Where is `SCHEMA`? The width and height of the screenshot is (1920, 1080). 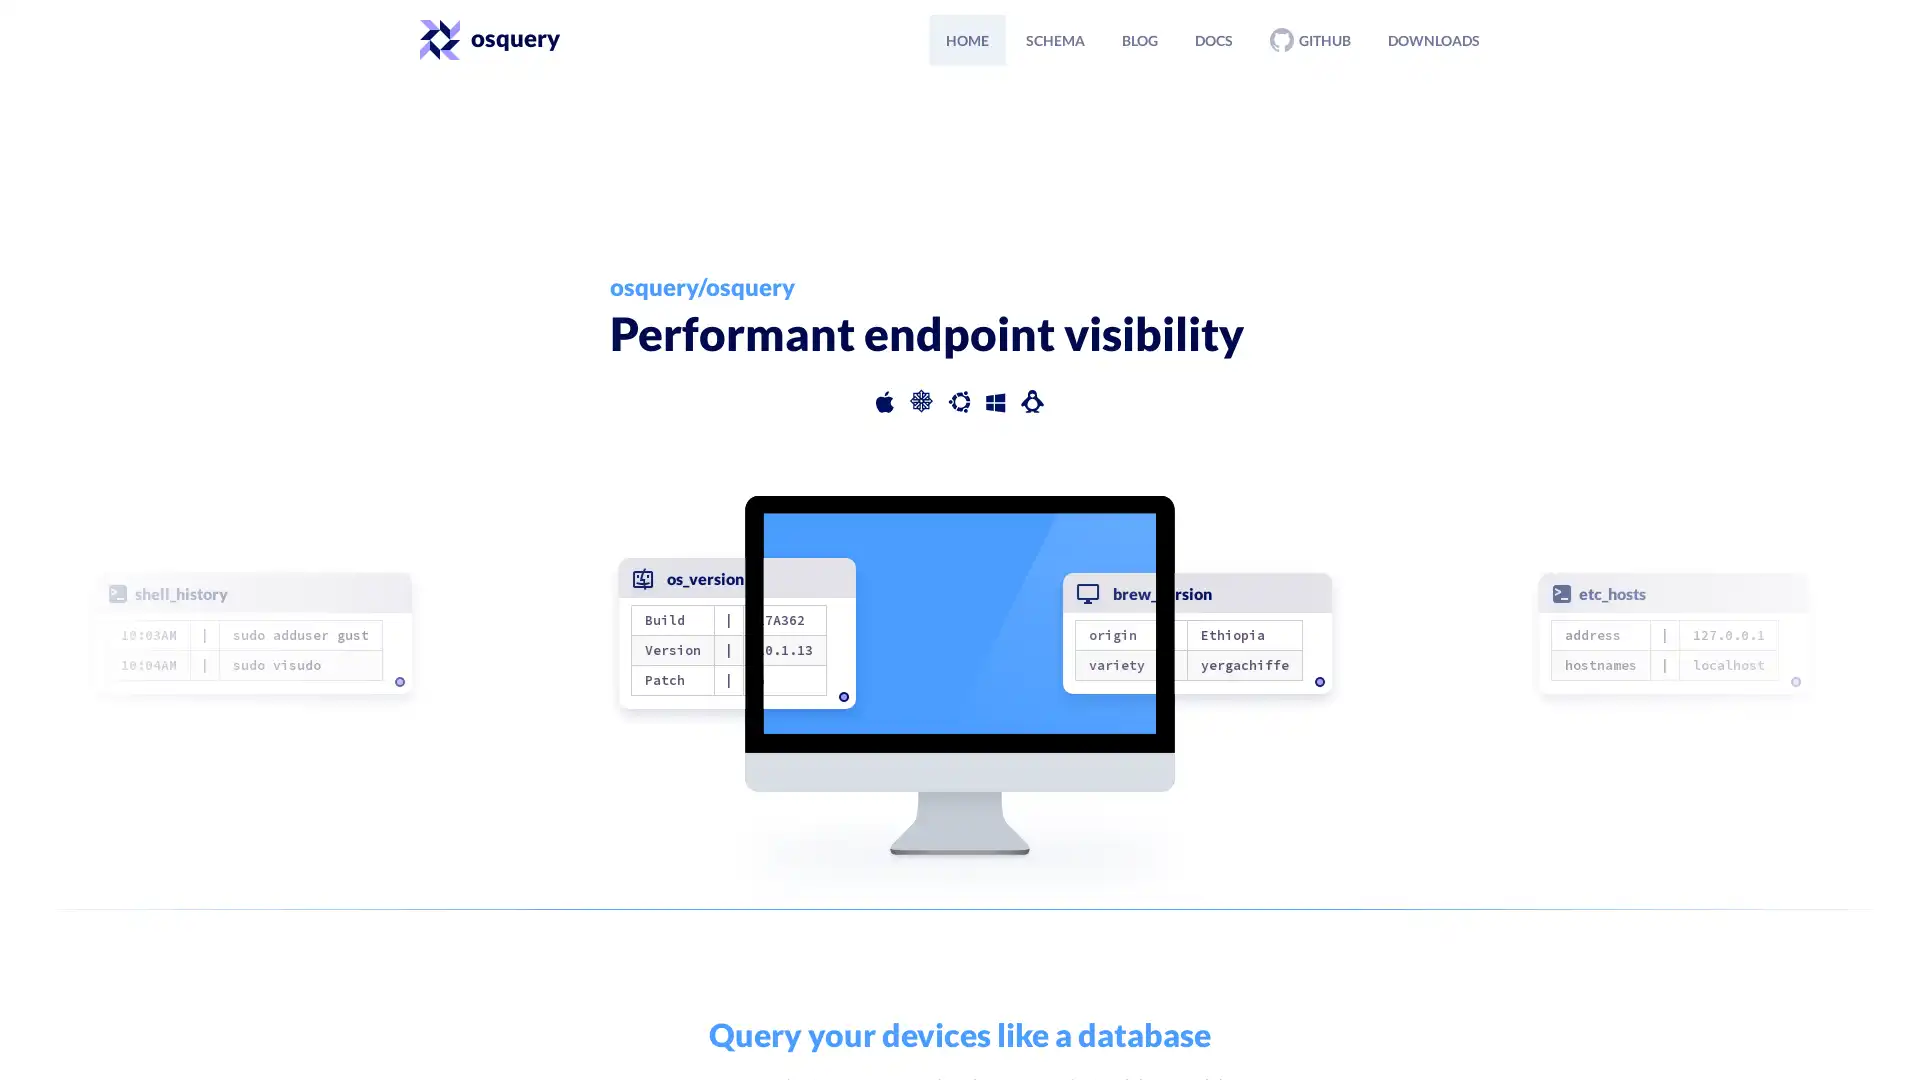
SCHEMA is located at coordinates (1054, 39).